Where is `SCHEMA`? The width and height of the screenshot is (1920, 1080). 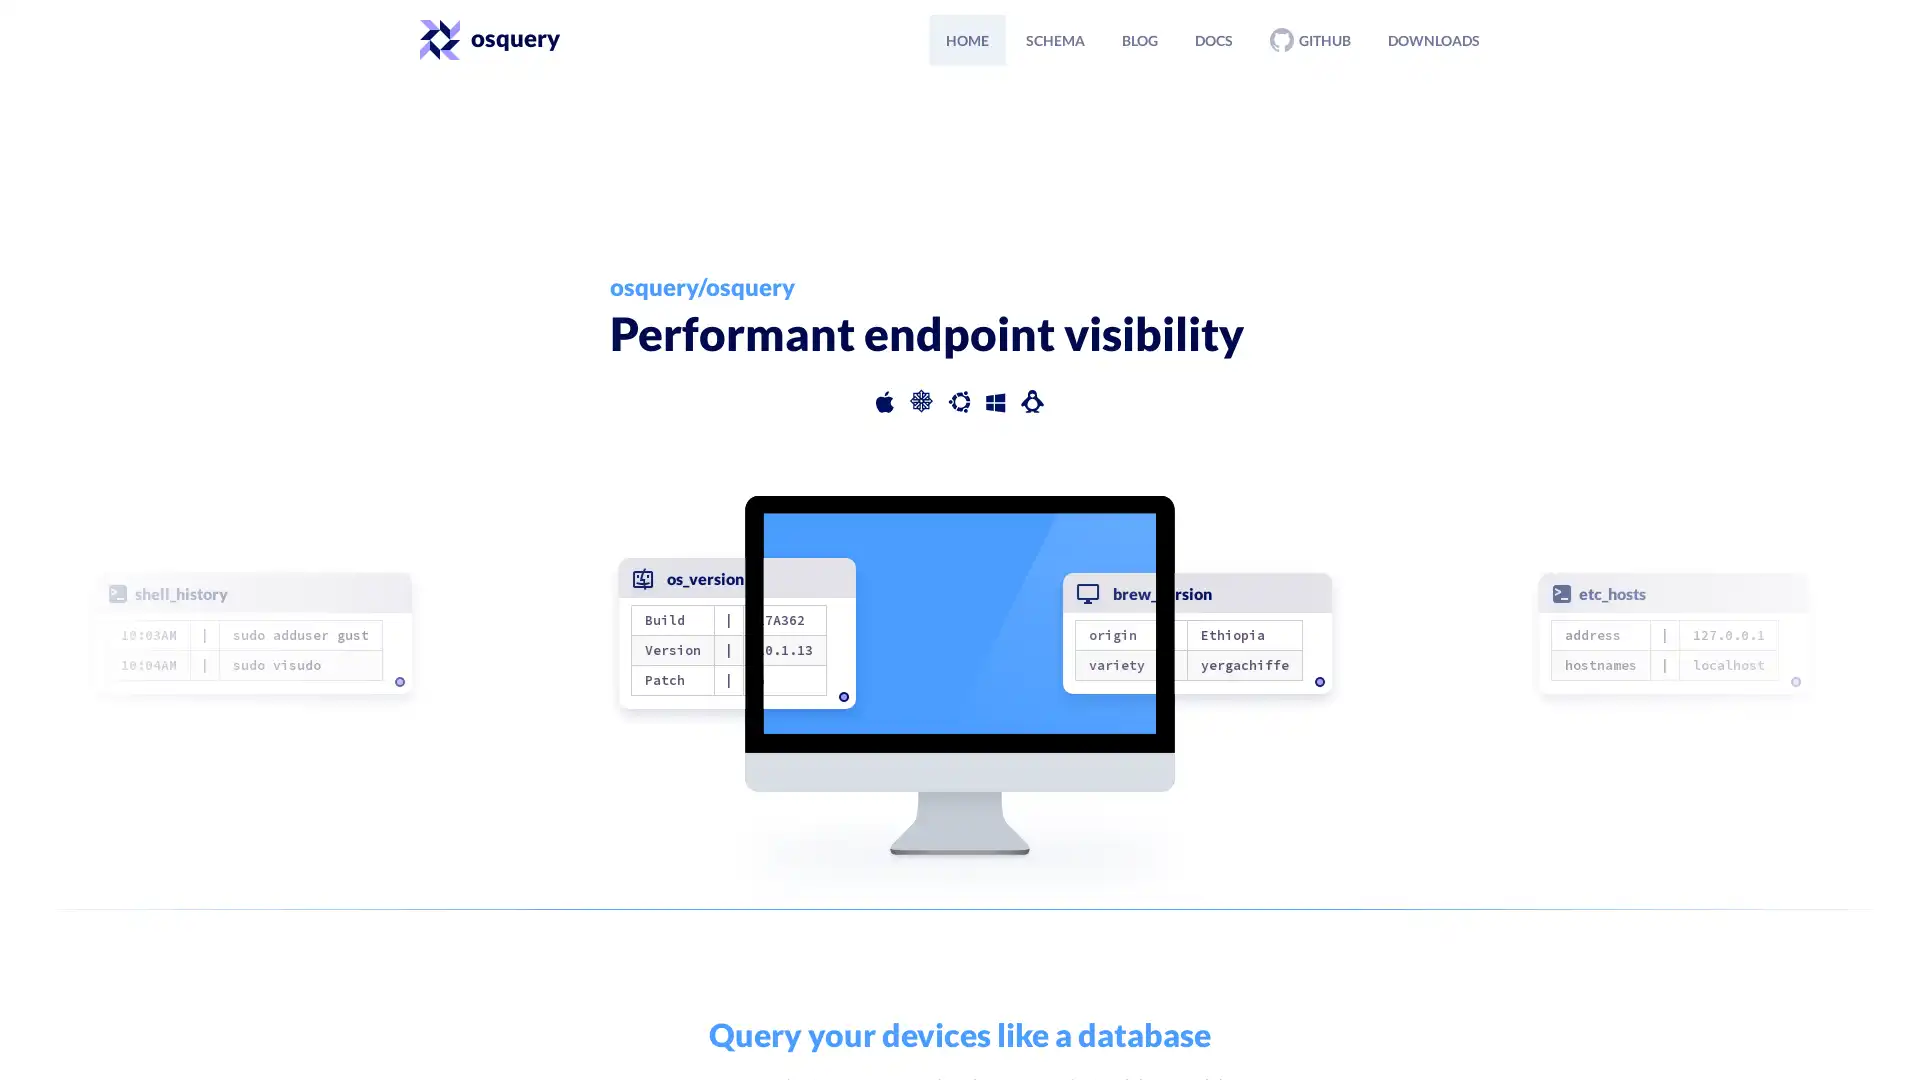
SCHEMA is located at coordinates (1054, 39).